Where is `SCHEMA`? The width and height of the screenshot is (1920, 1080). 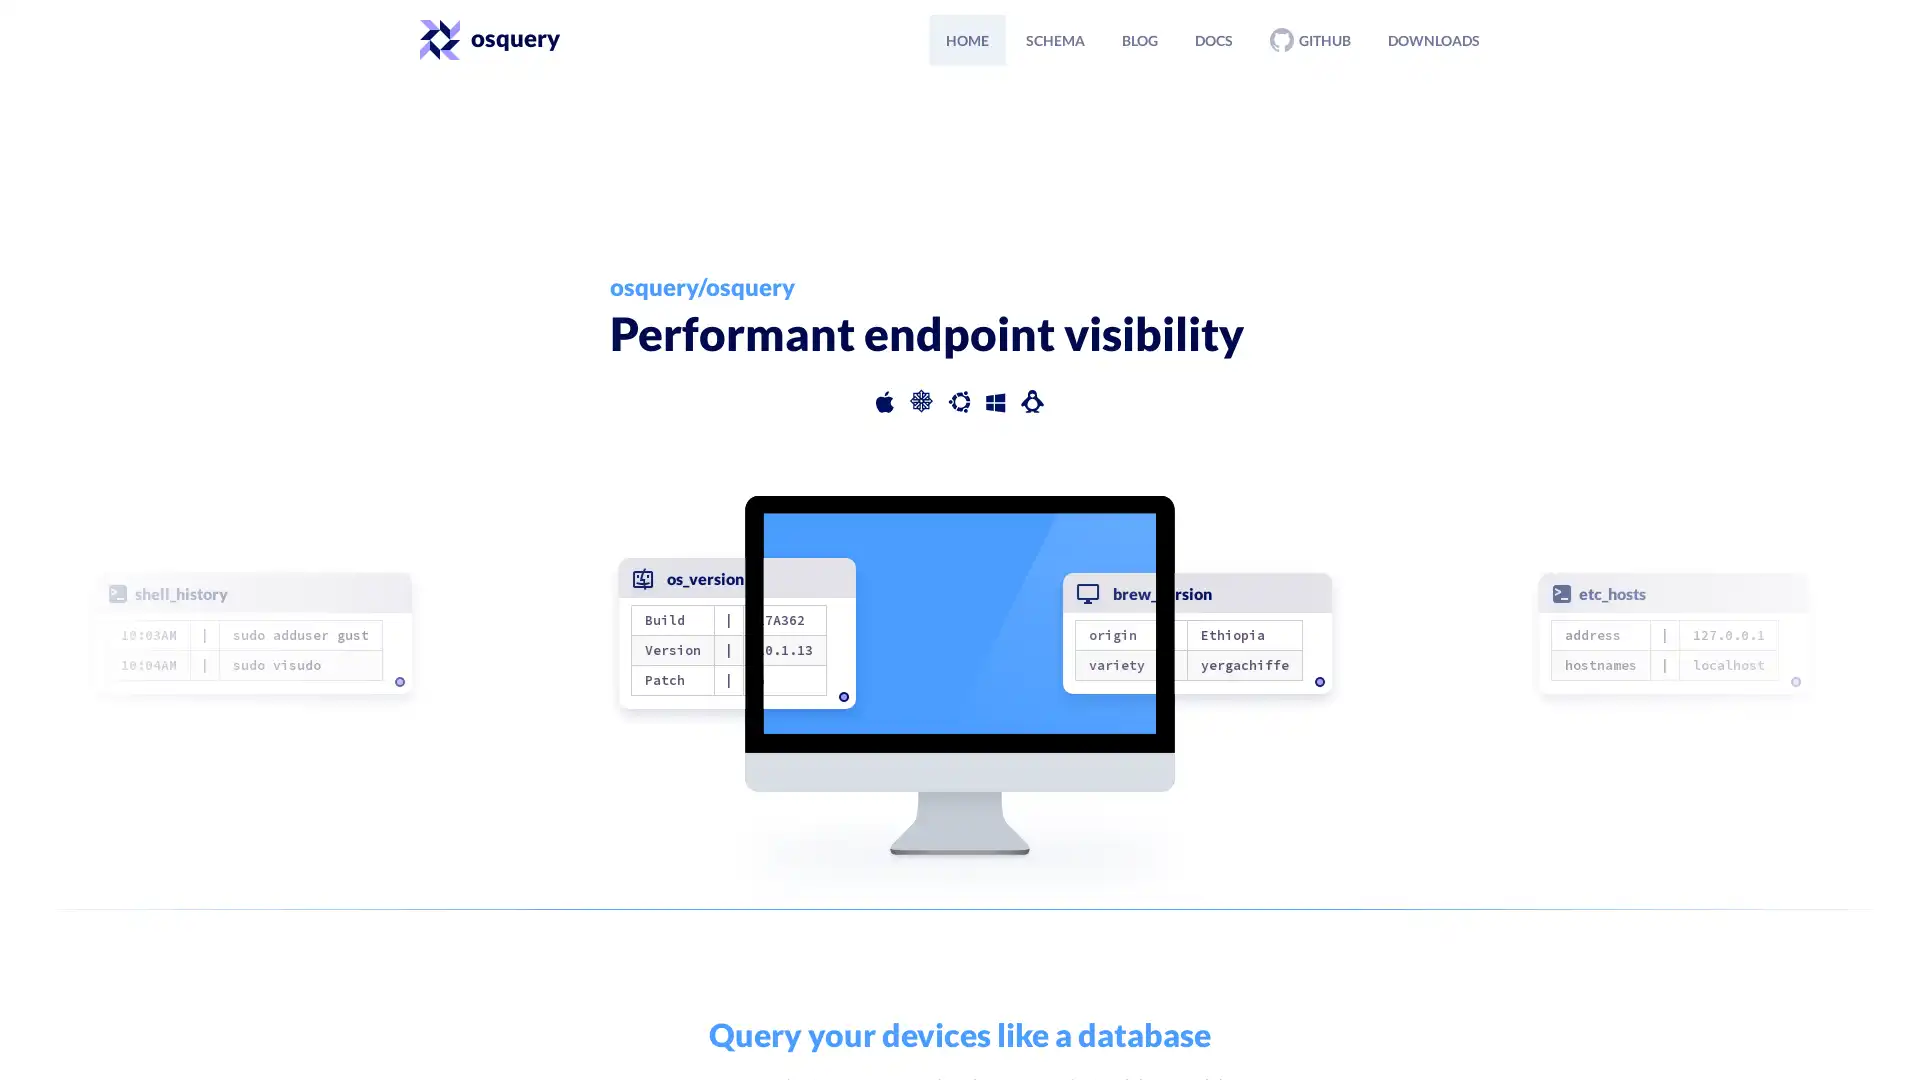
SCHEMA is located at coordinates (1054, 39).